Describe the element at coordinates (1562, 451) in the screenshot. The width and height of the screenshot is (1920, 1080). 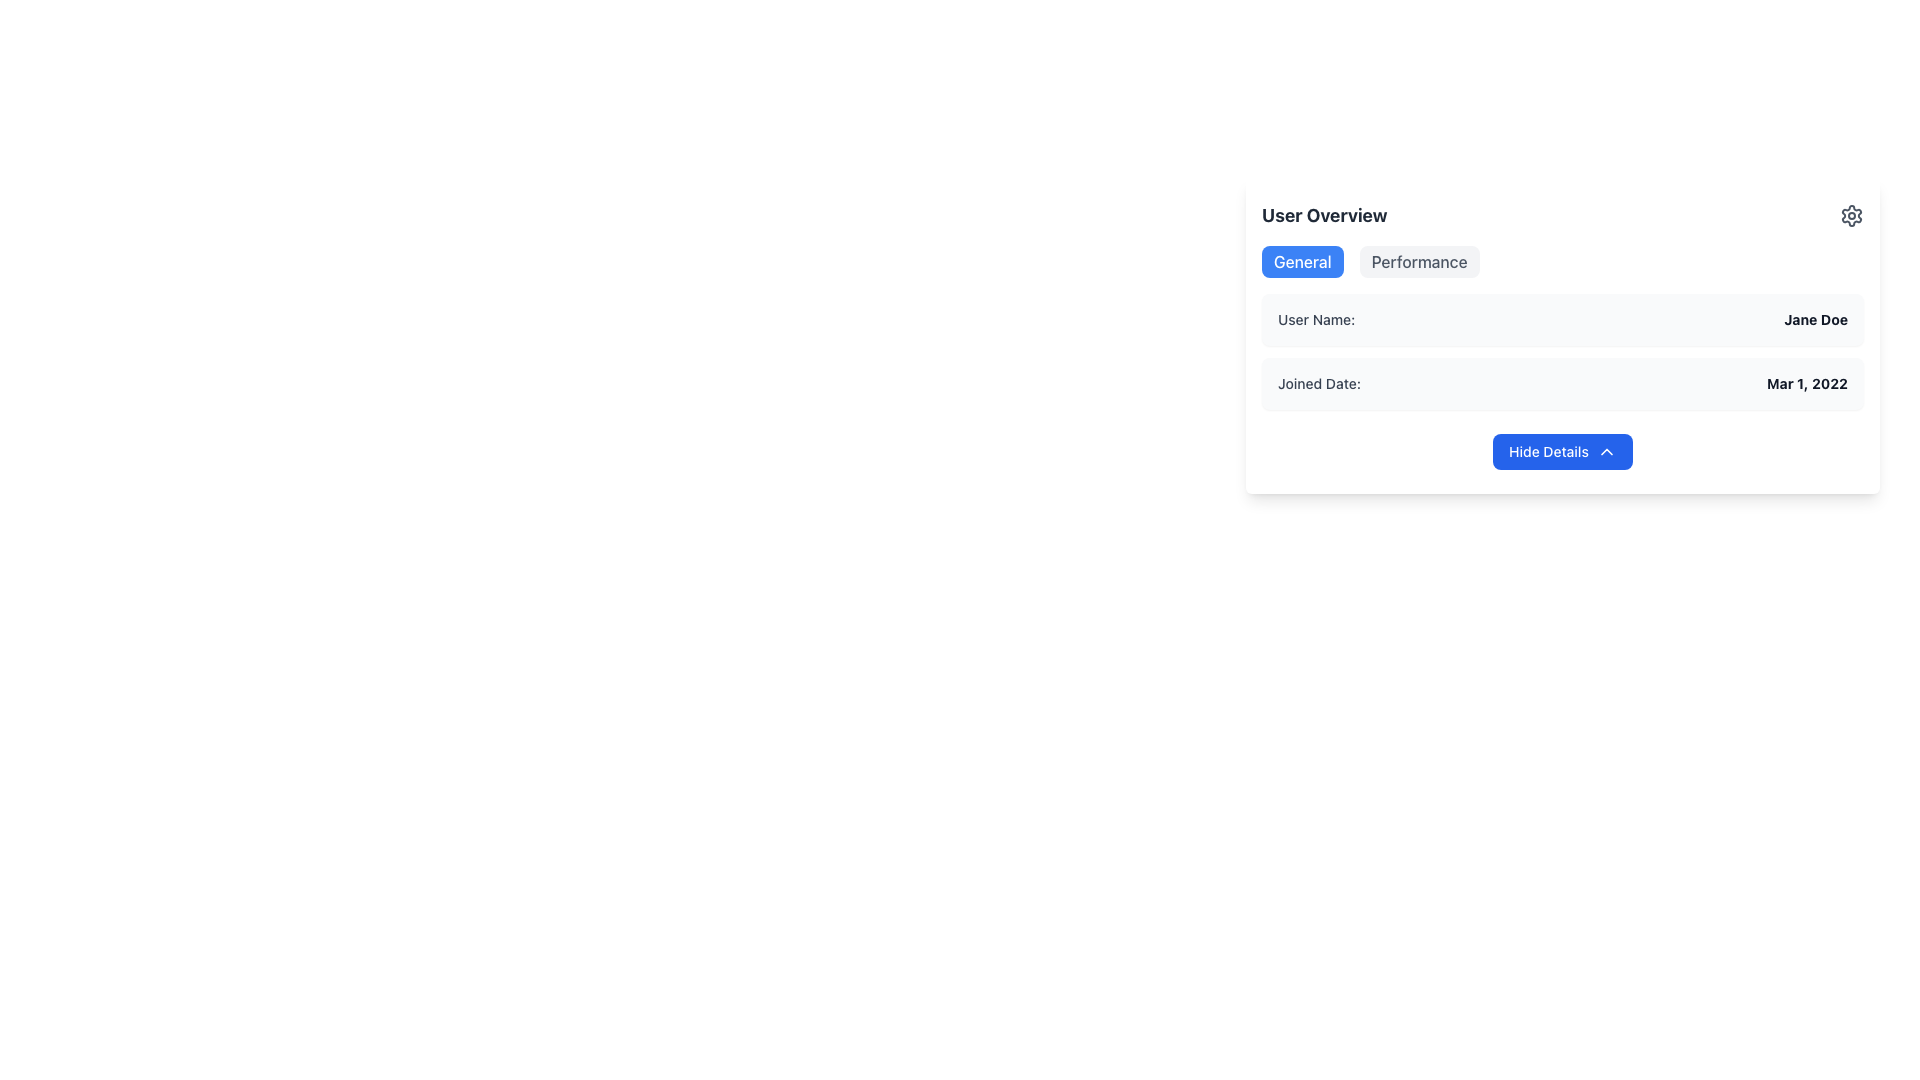
I see `the button located at the bottom center of the 'User Overview' section` at that location.